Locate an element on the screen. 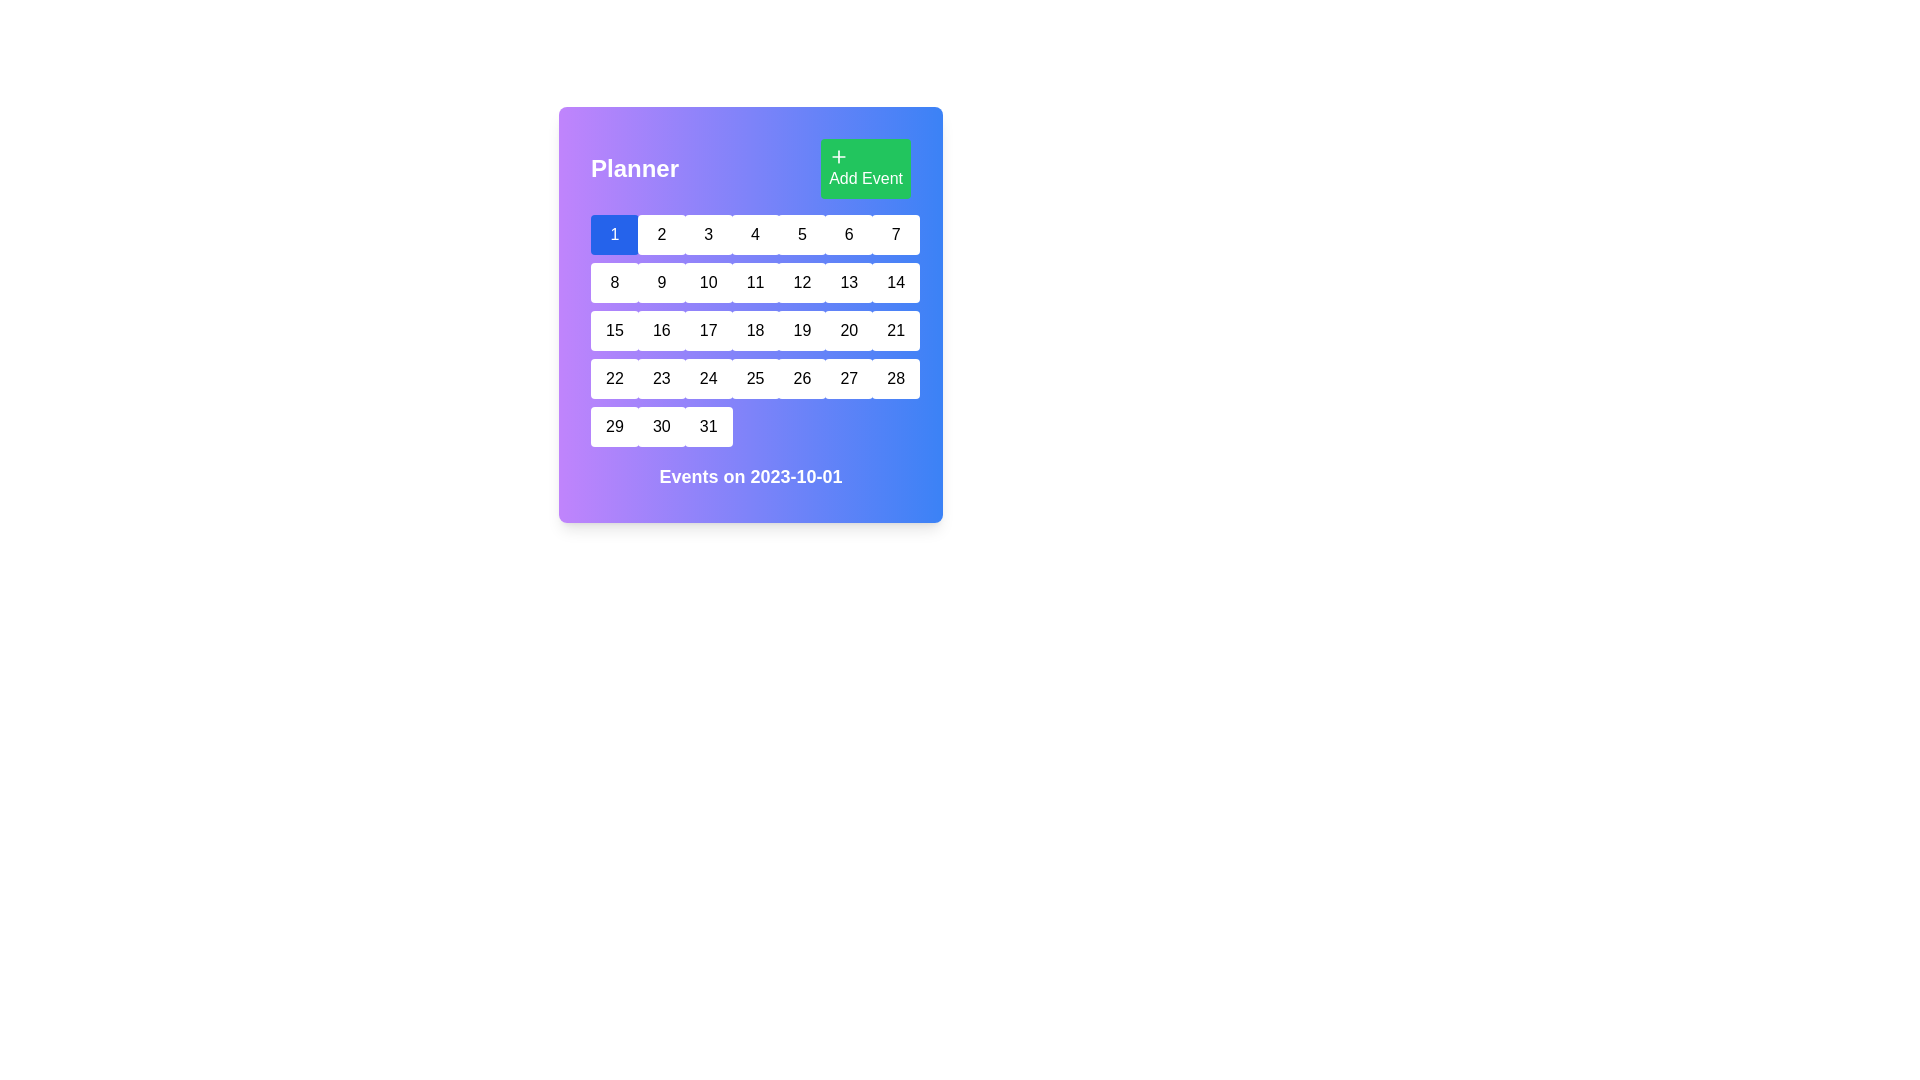 The image size is (1920, 1080). the button representing the first day in the calendar grid labeled 'Planner' is located at coordinates (613, 234).